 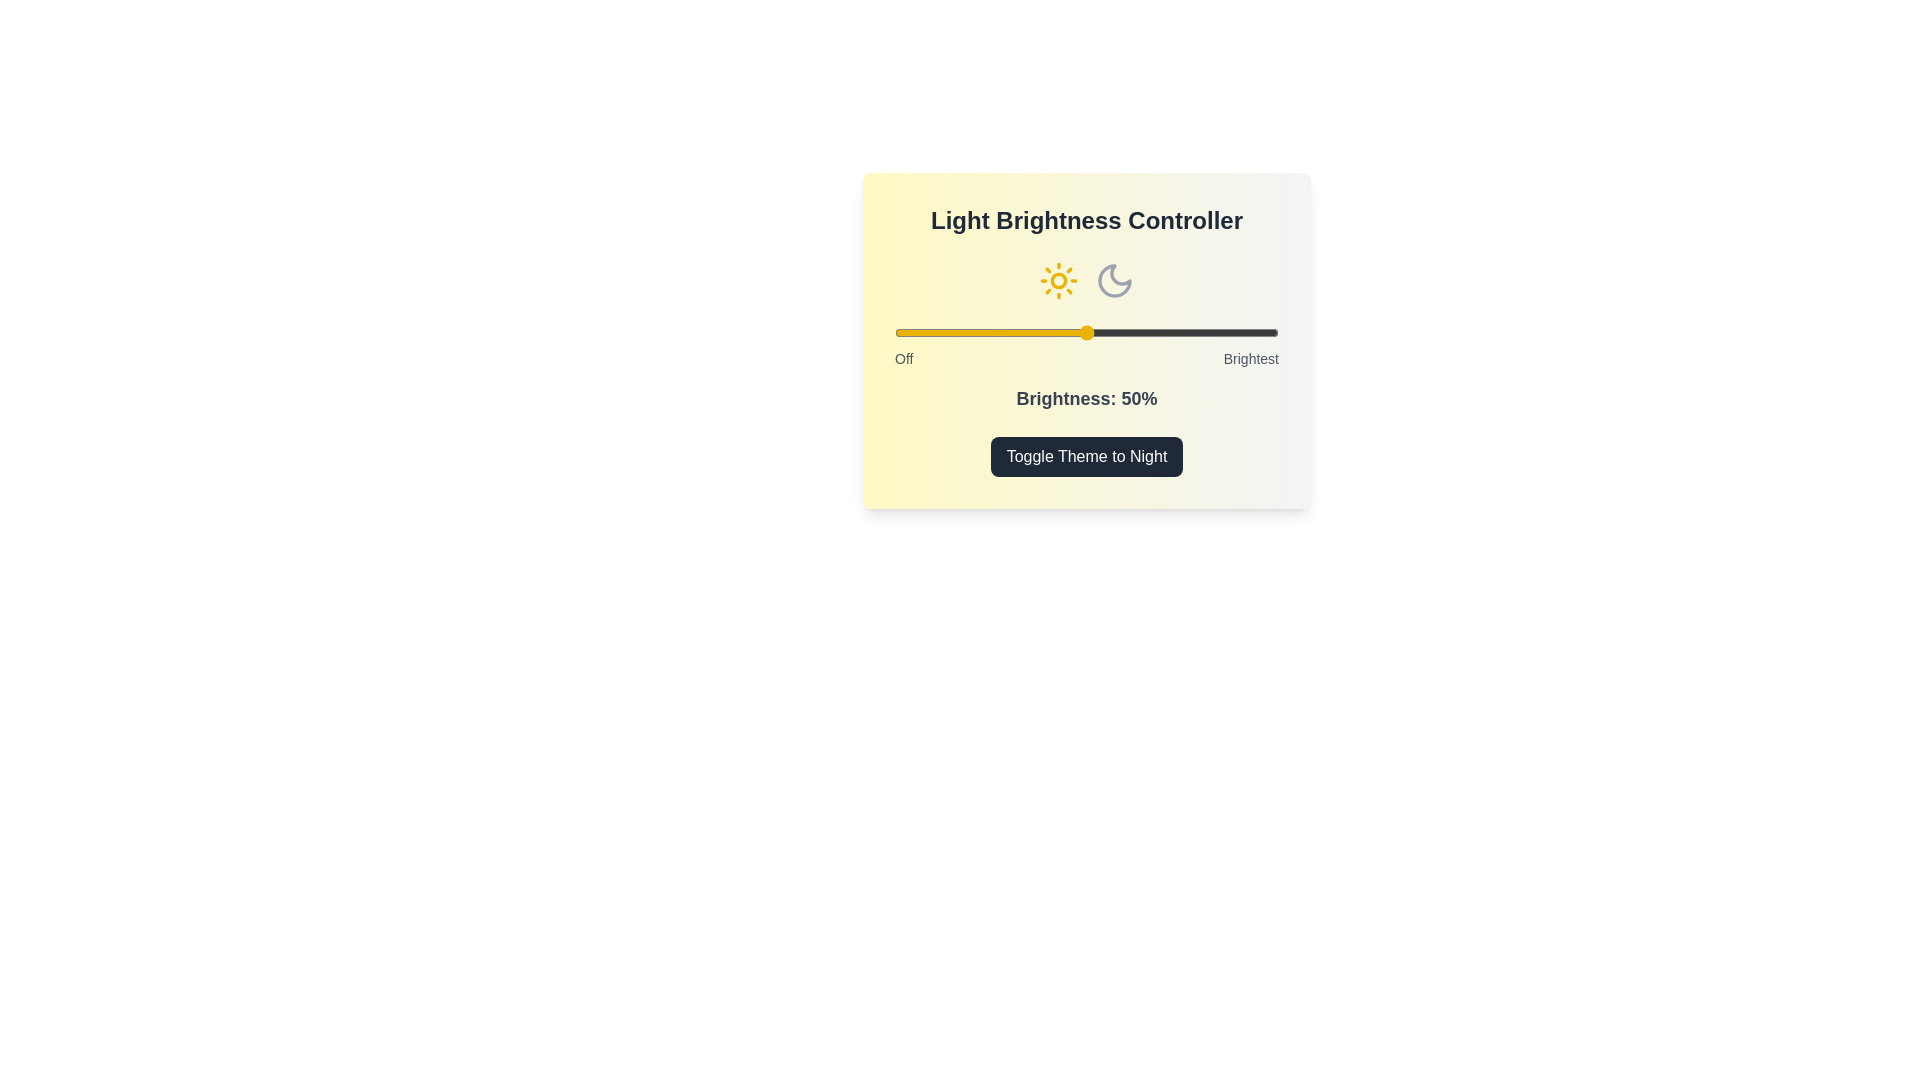 What do you see at coordinates (1085, 456) in the screenshot?
I see `'Toggle Theme to Night' button to switch the theme` at bounding box center [1085, 456].